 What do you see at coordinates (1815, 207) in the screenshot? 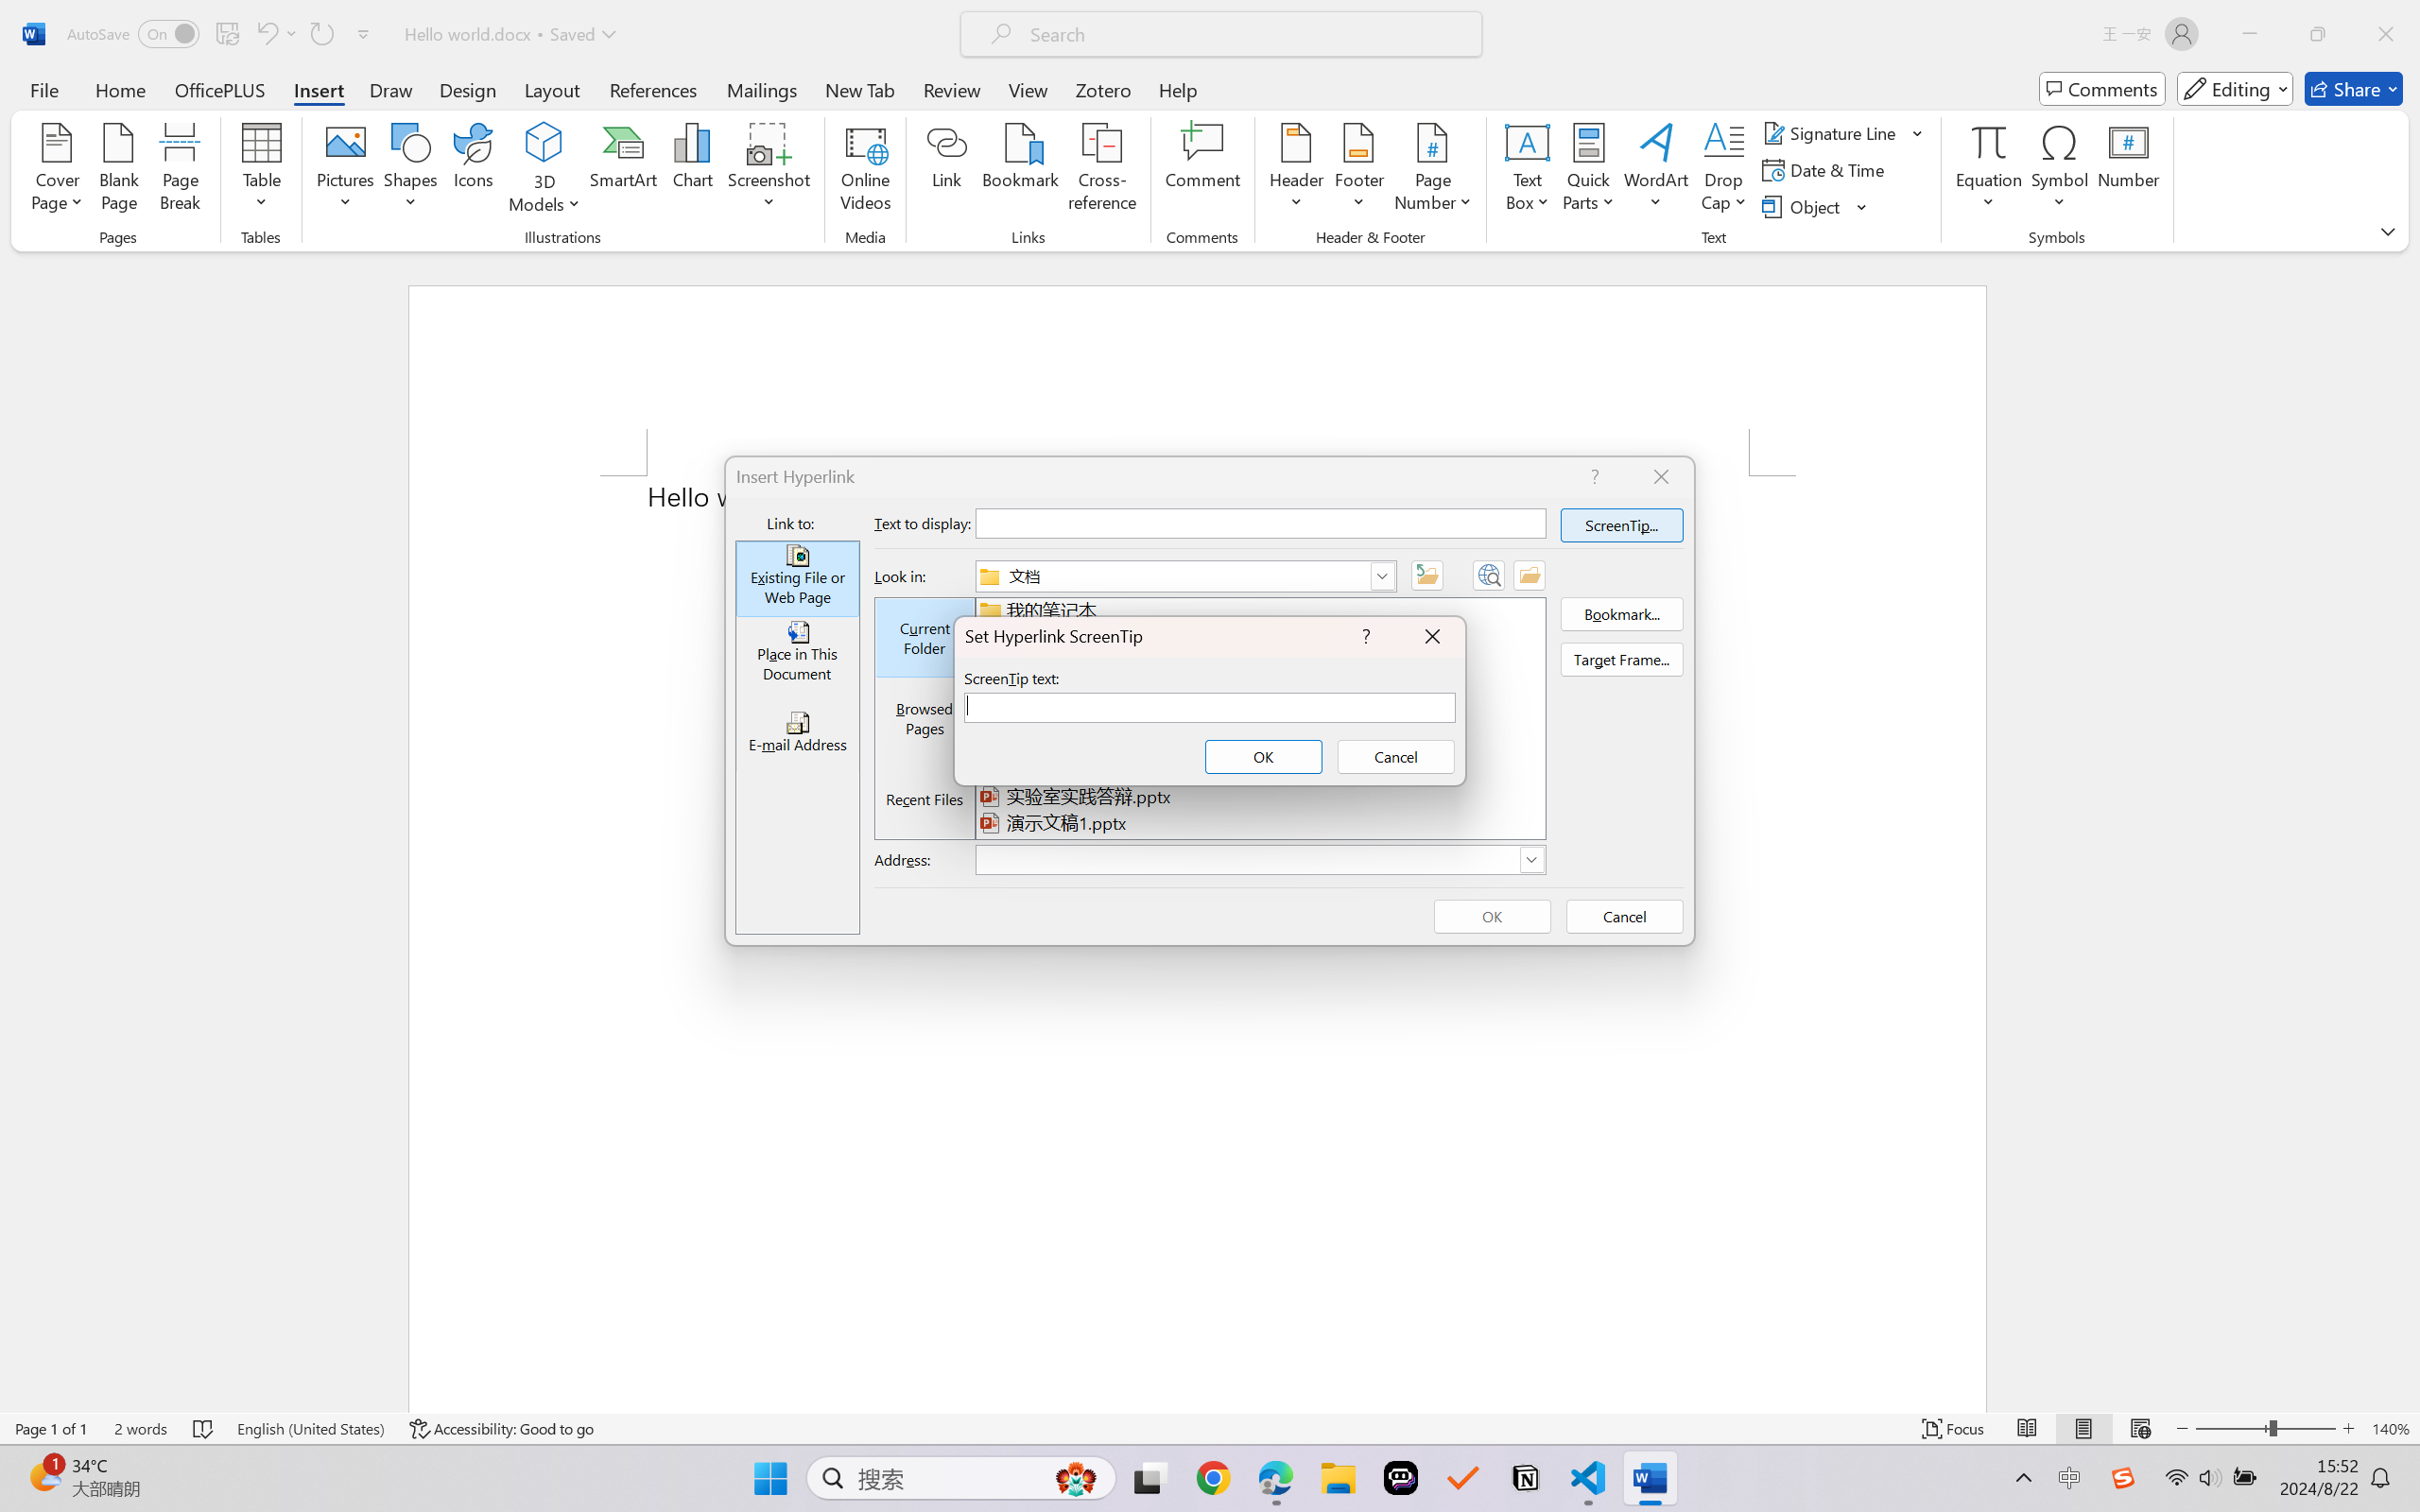
I see `'Object...'` at bounding box center [1815, 207].